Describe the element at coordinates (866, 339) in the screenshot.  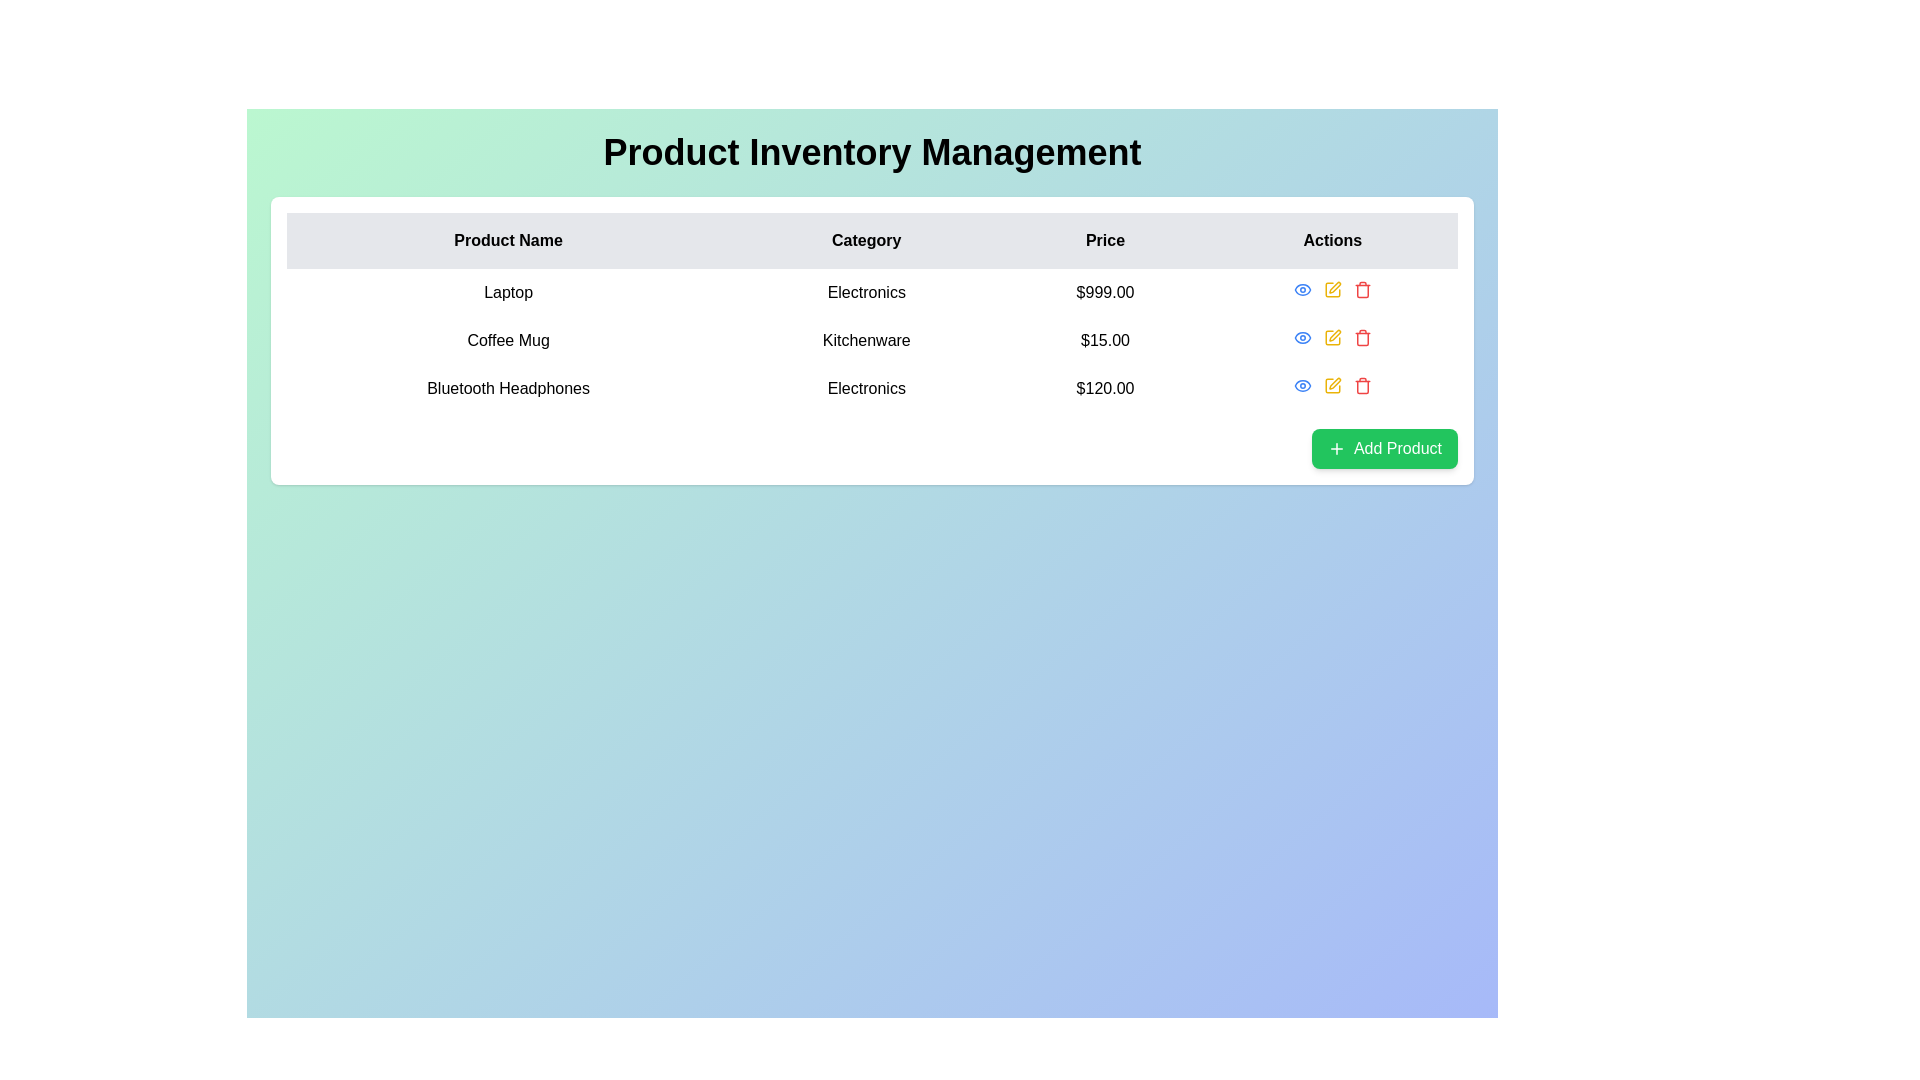
I see `text label that classifies the item 'Coffee Mug' under the 'Kitchenware' category, which is positioned between the 'Coffee Mug' label and the '$15.00' label in the 'Category' column of the table` at that location.